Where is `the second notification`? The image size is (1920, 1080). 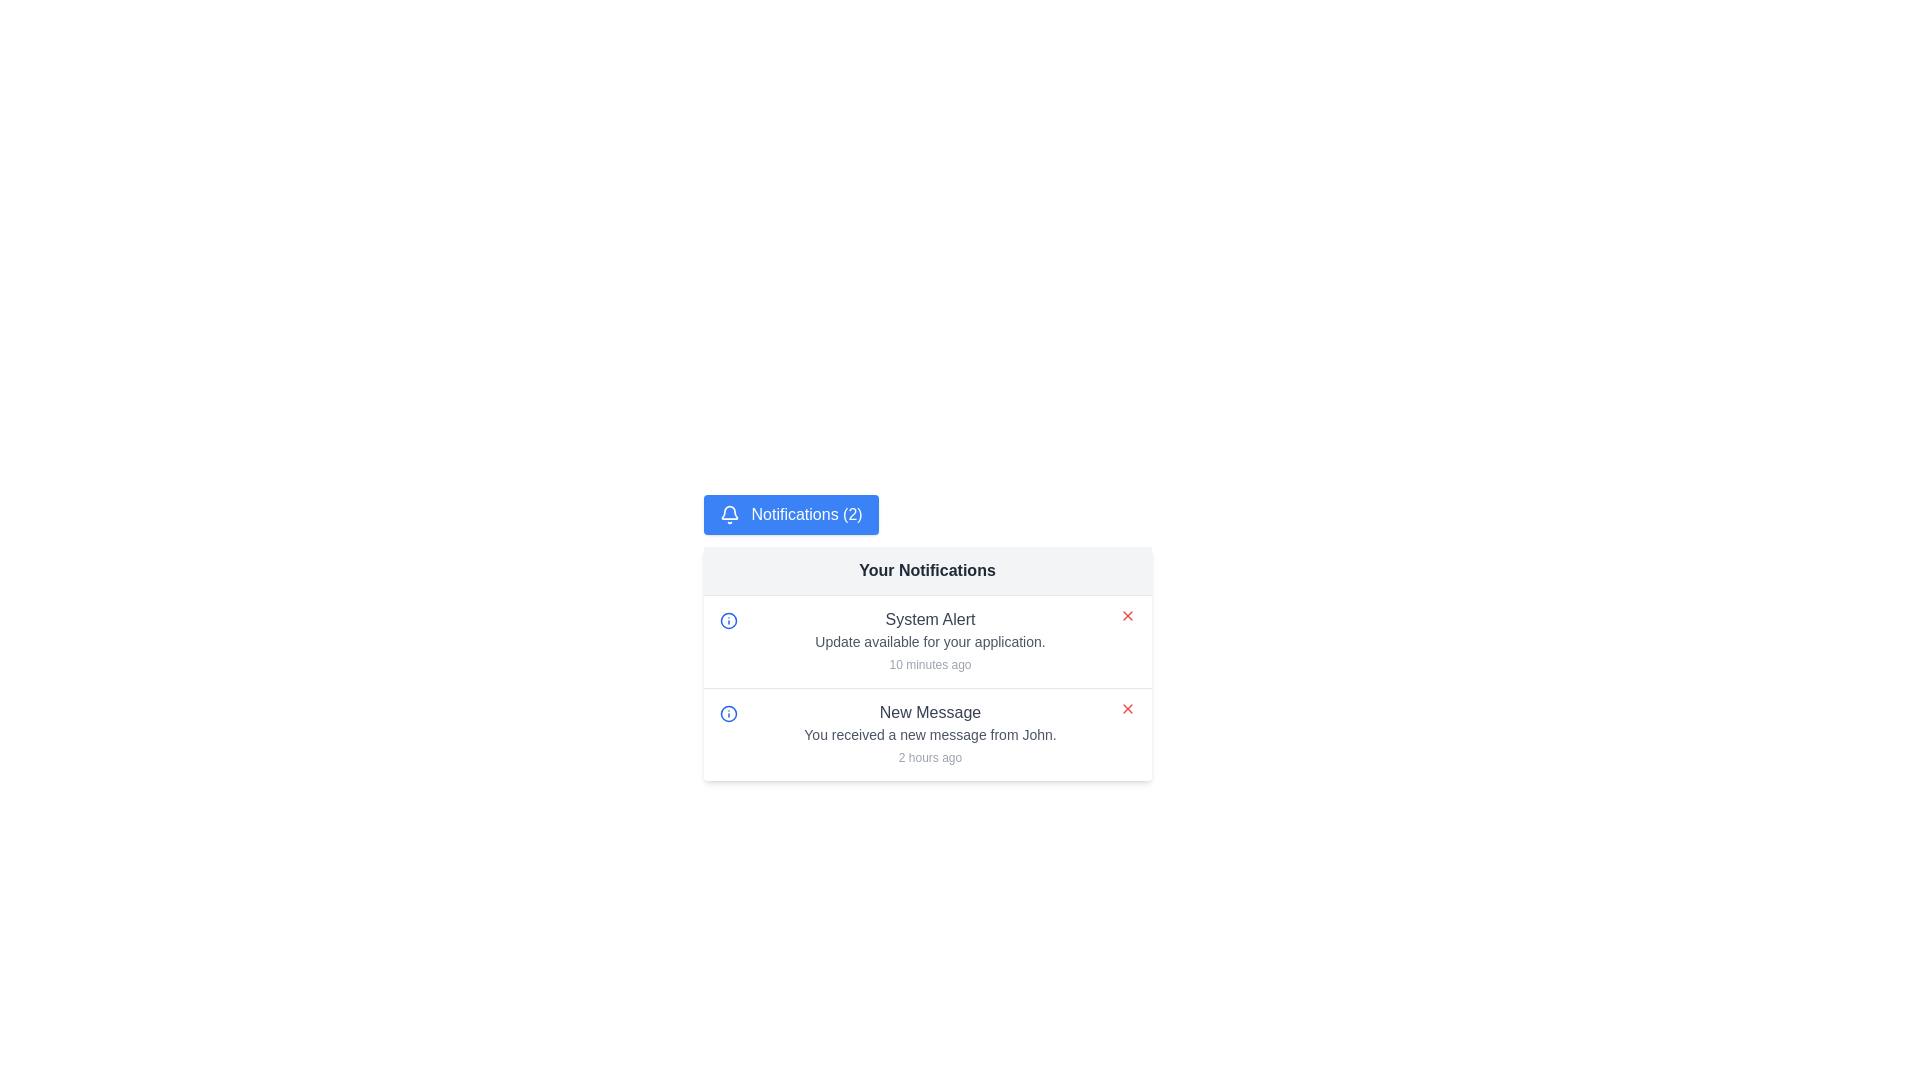 the second notification is located at coordinates (929, 735).